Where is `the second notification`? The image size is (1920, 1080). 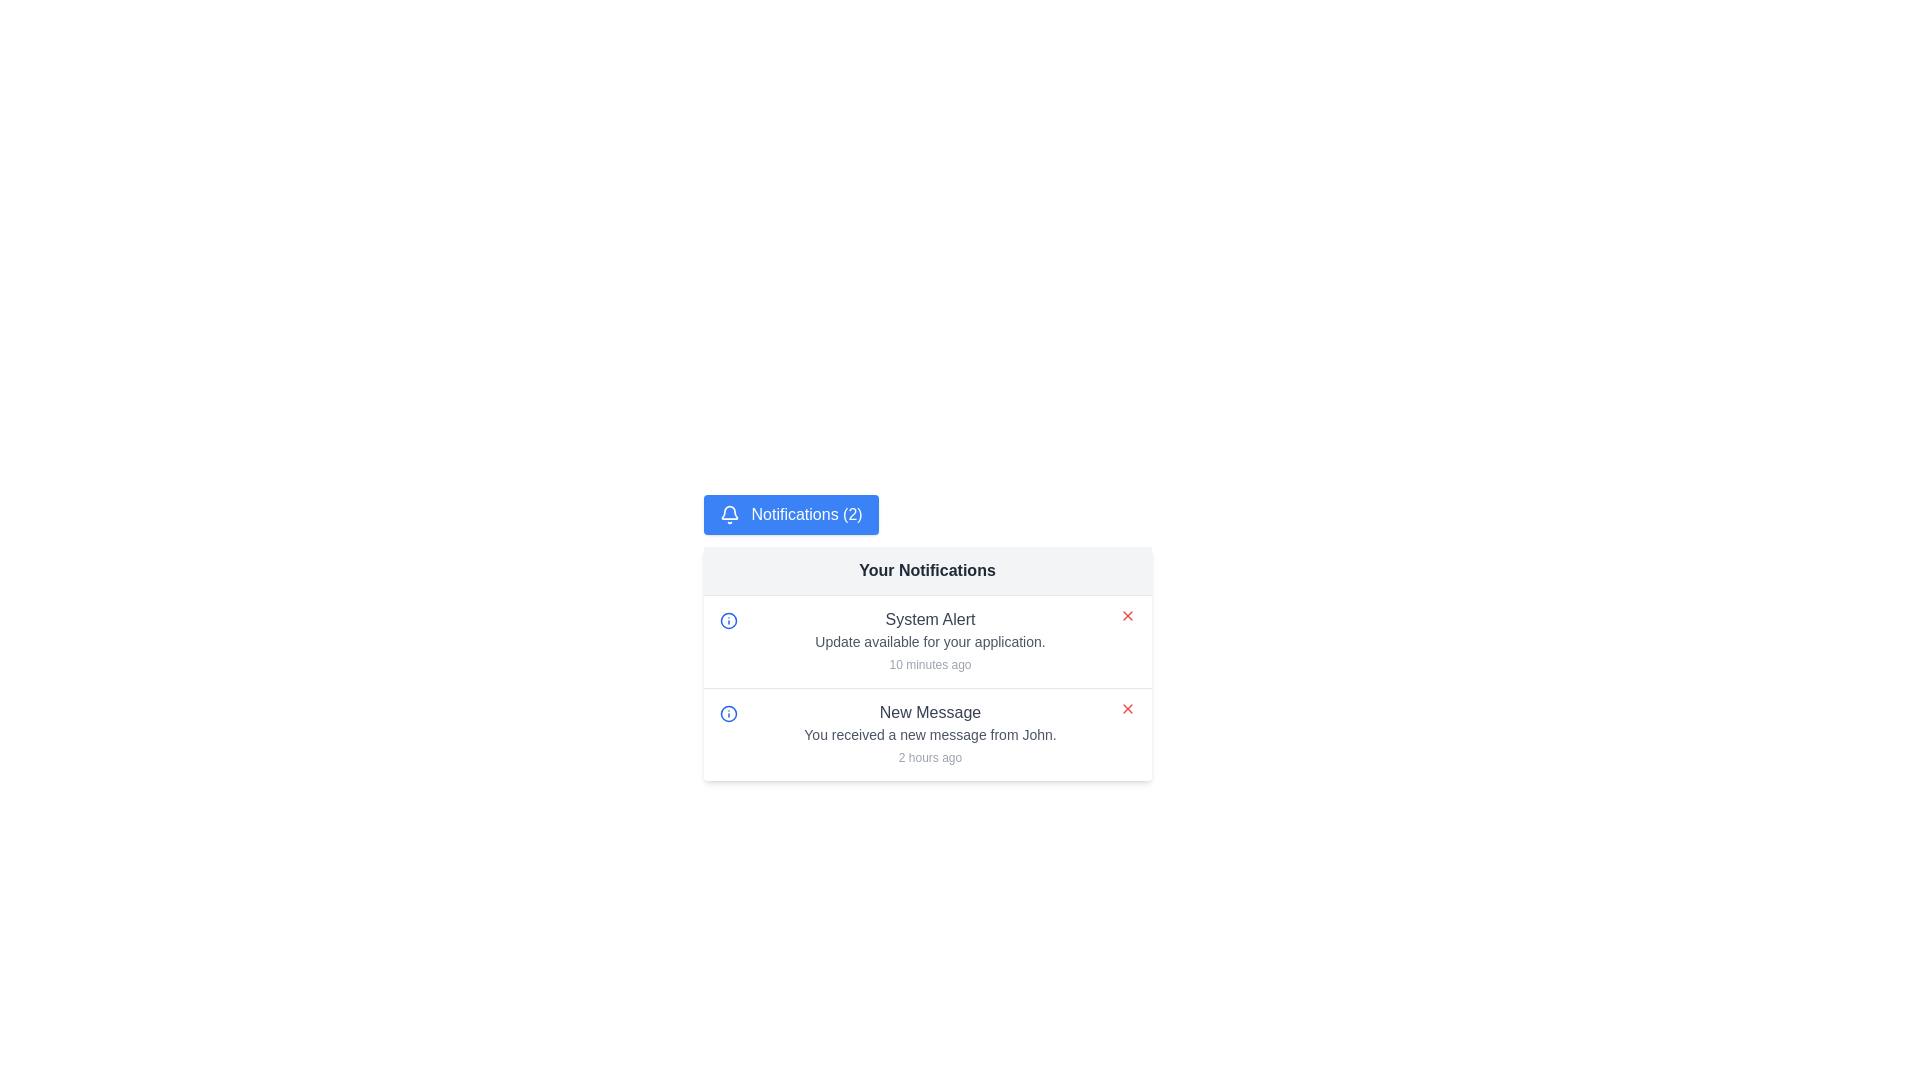 the second notification is located at coordinates (929, 735).